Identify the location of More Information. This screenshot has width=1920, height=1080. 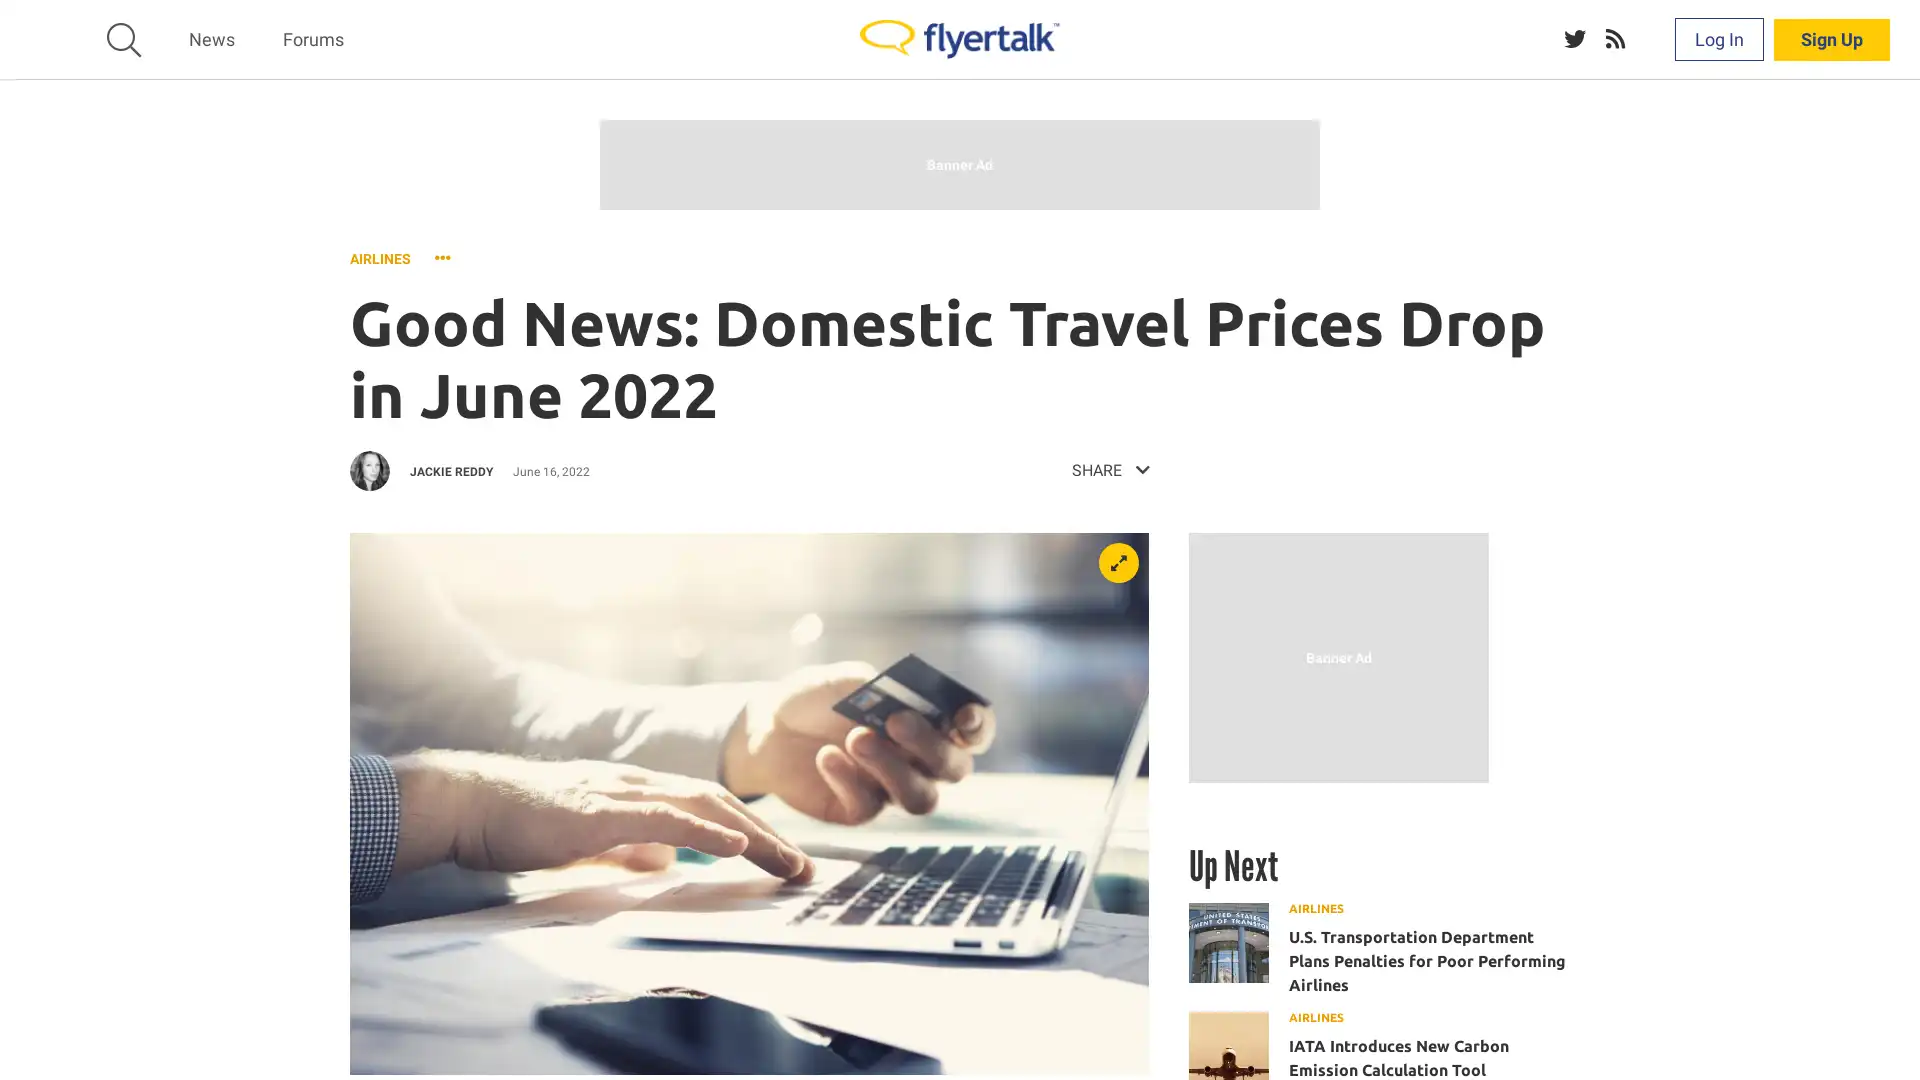
(1126, 1040).